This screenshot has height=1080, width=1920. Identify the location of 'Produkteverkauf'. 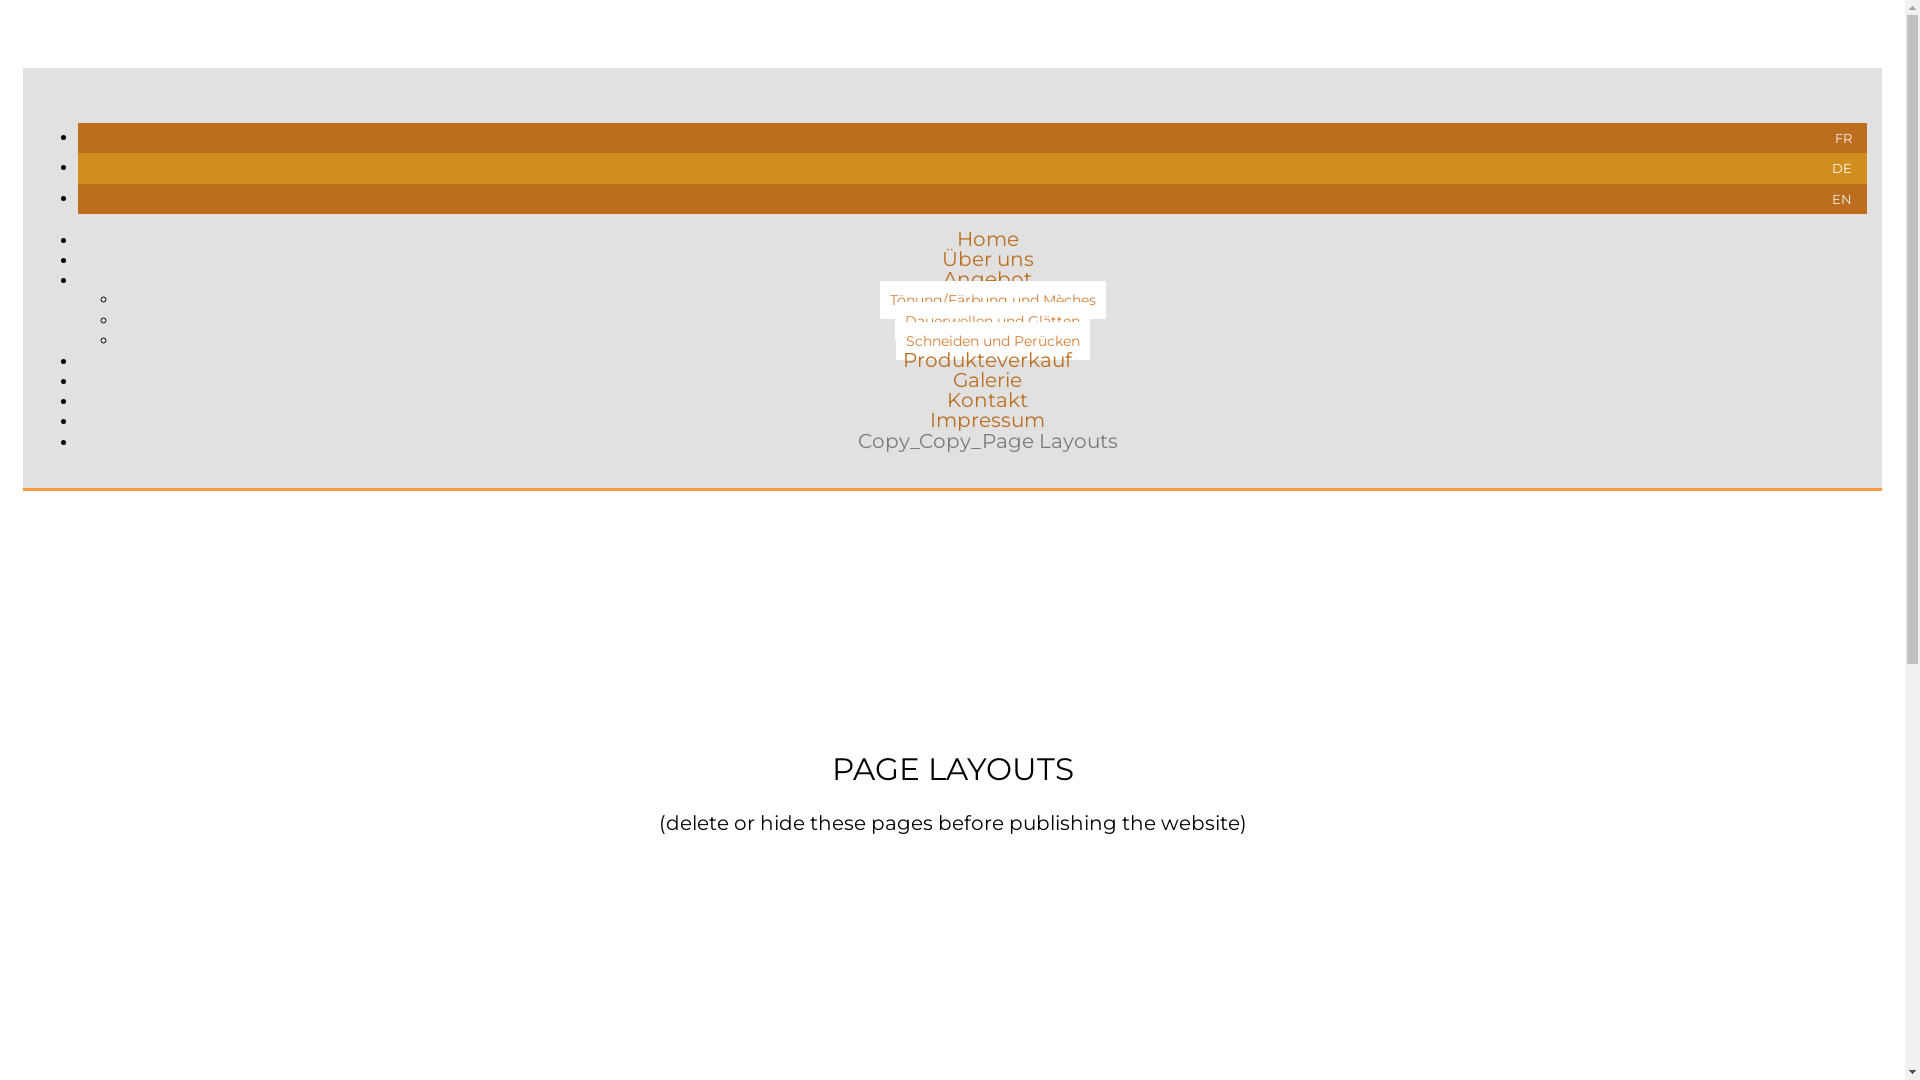
(987, 358).